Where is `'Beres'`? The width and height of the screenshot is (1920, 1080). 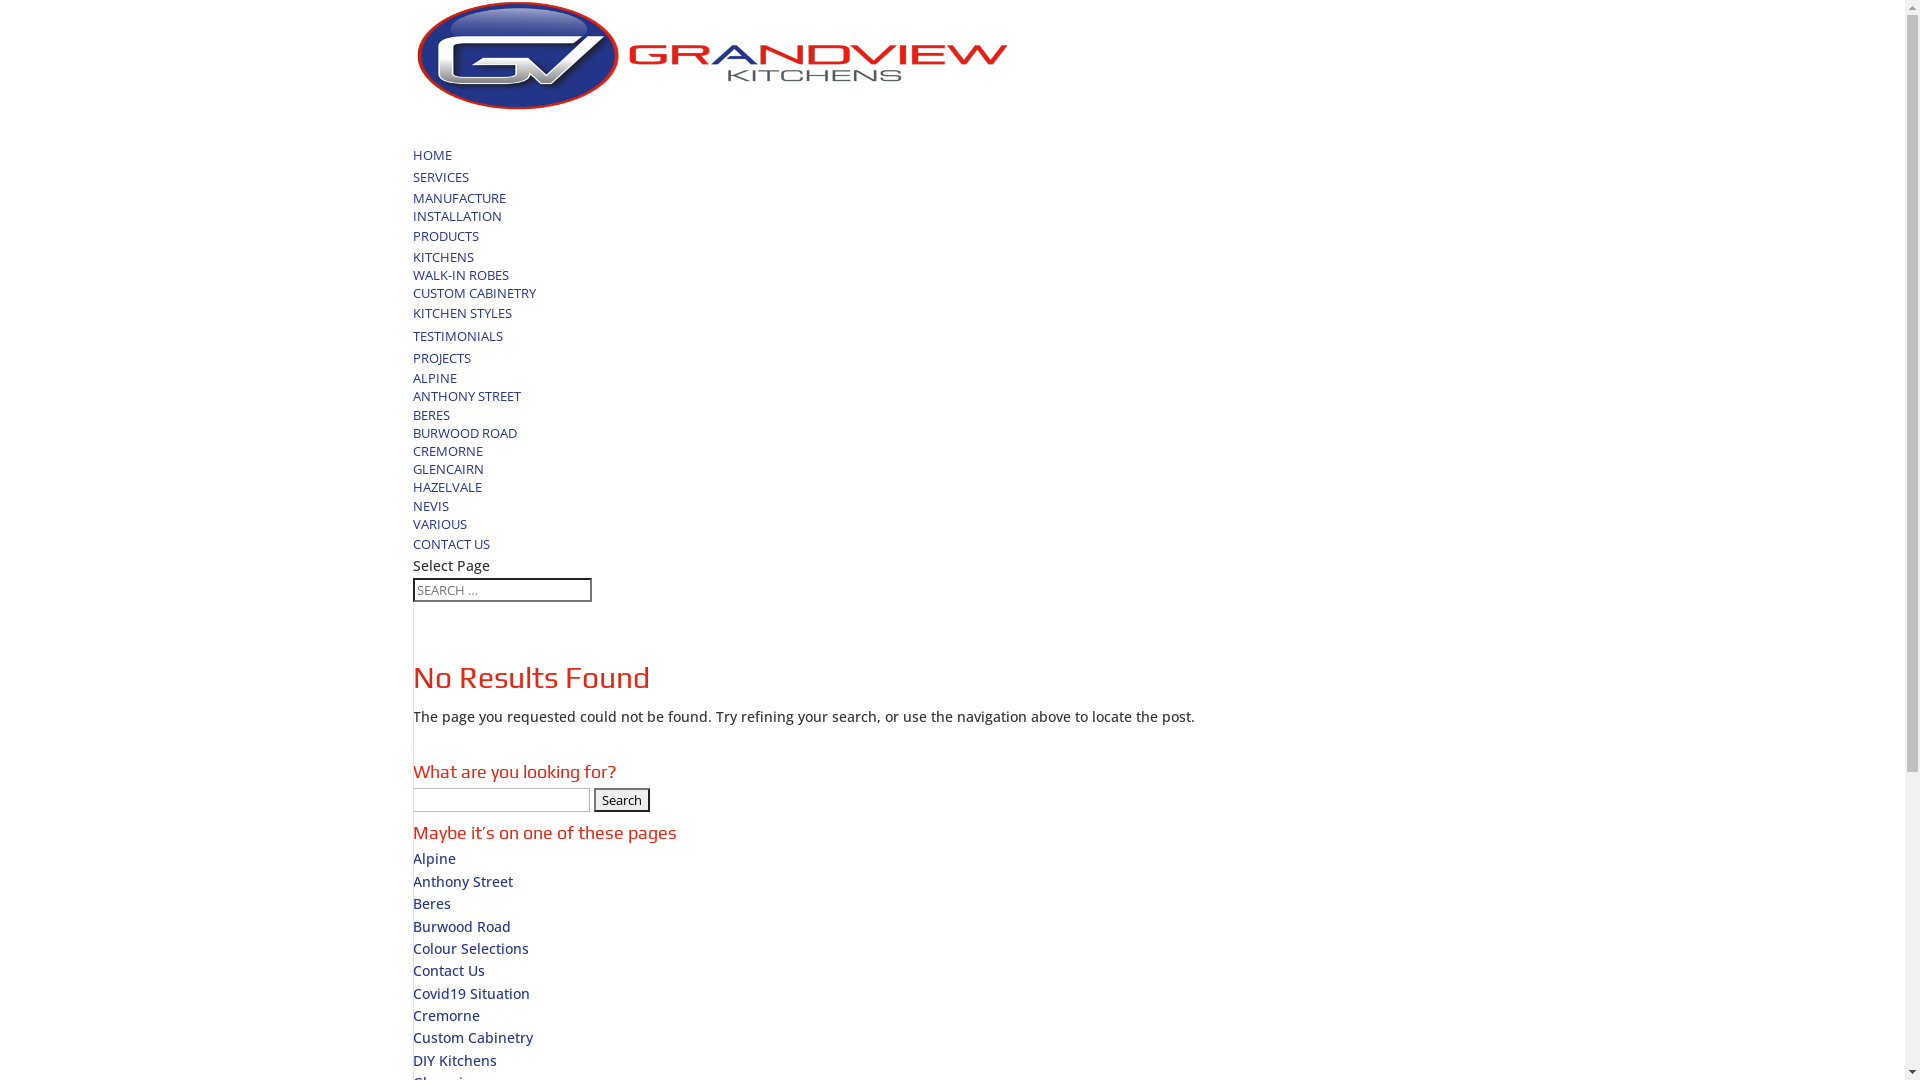
'Beres' is located at coordinates (430, 903).